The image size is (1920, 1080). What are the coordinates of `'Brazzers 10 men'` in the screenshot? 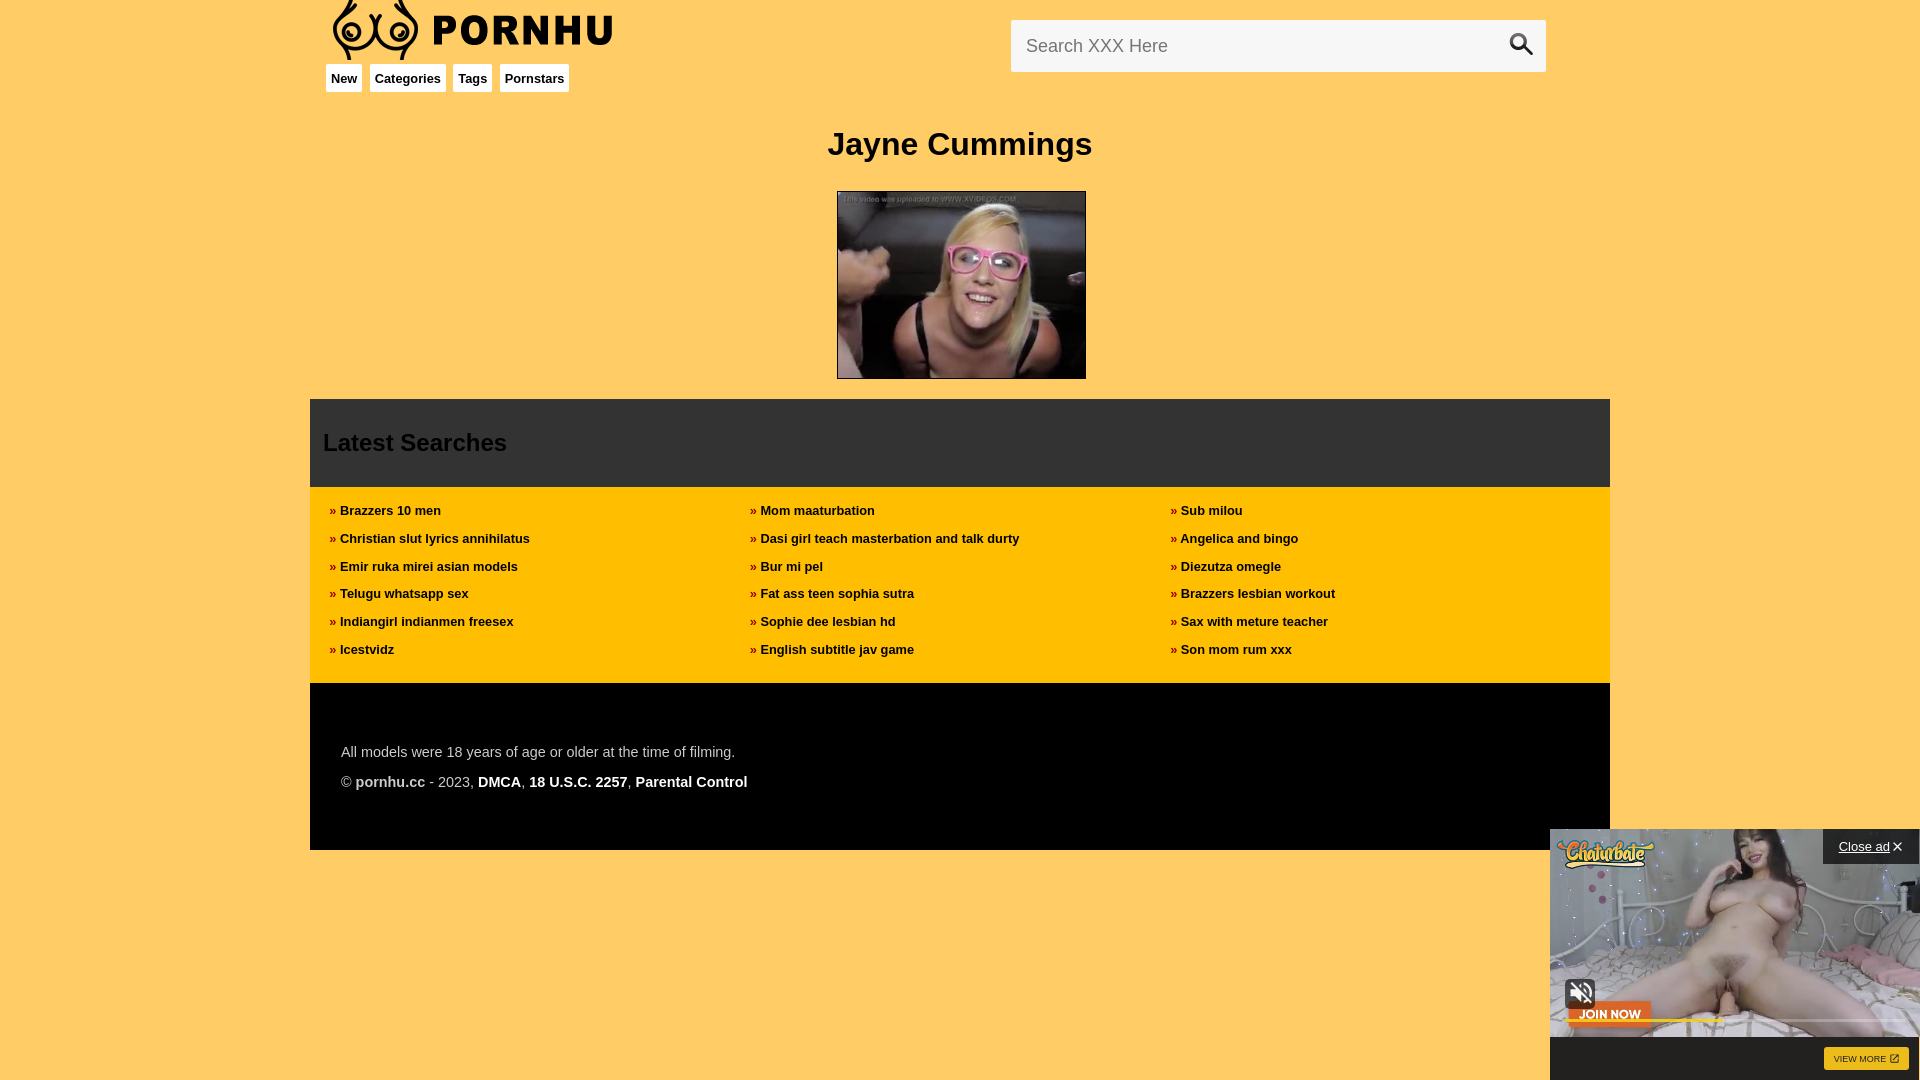 It's located at (390, 509).